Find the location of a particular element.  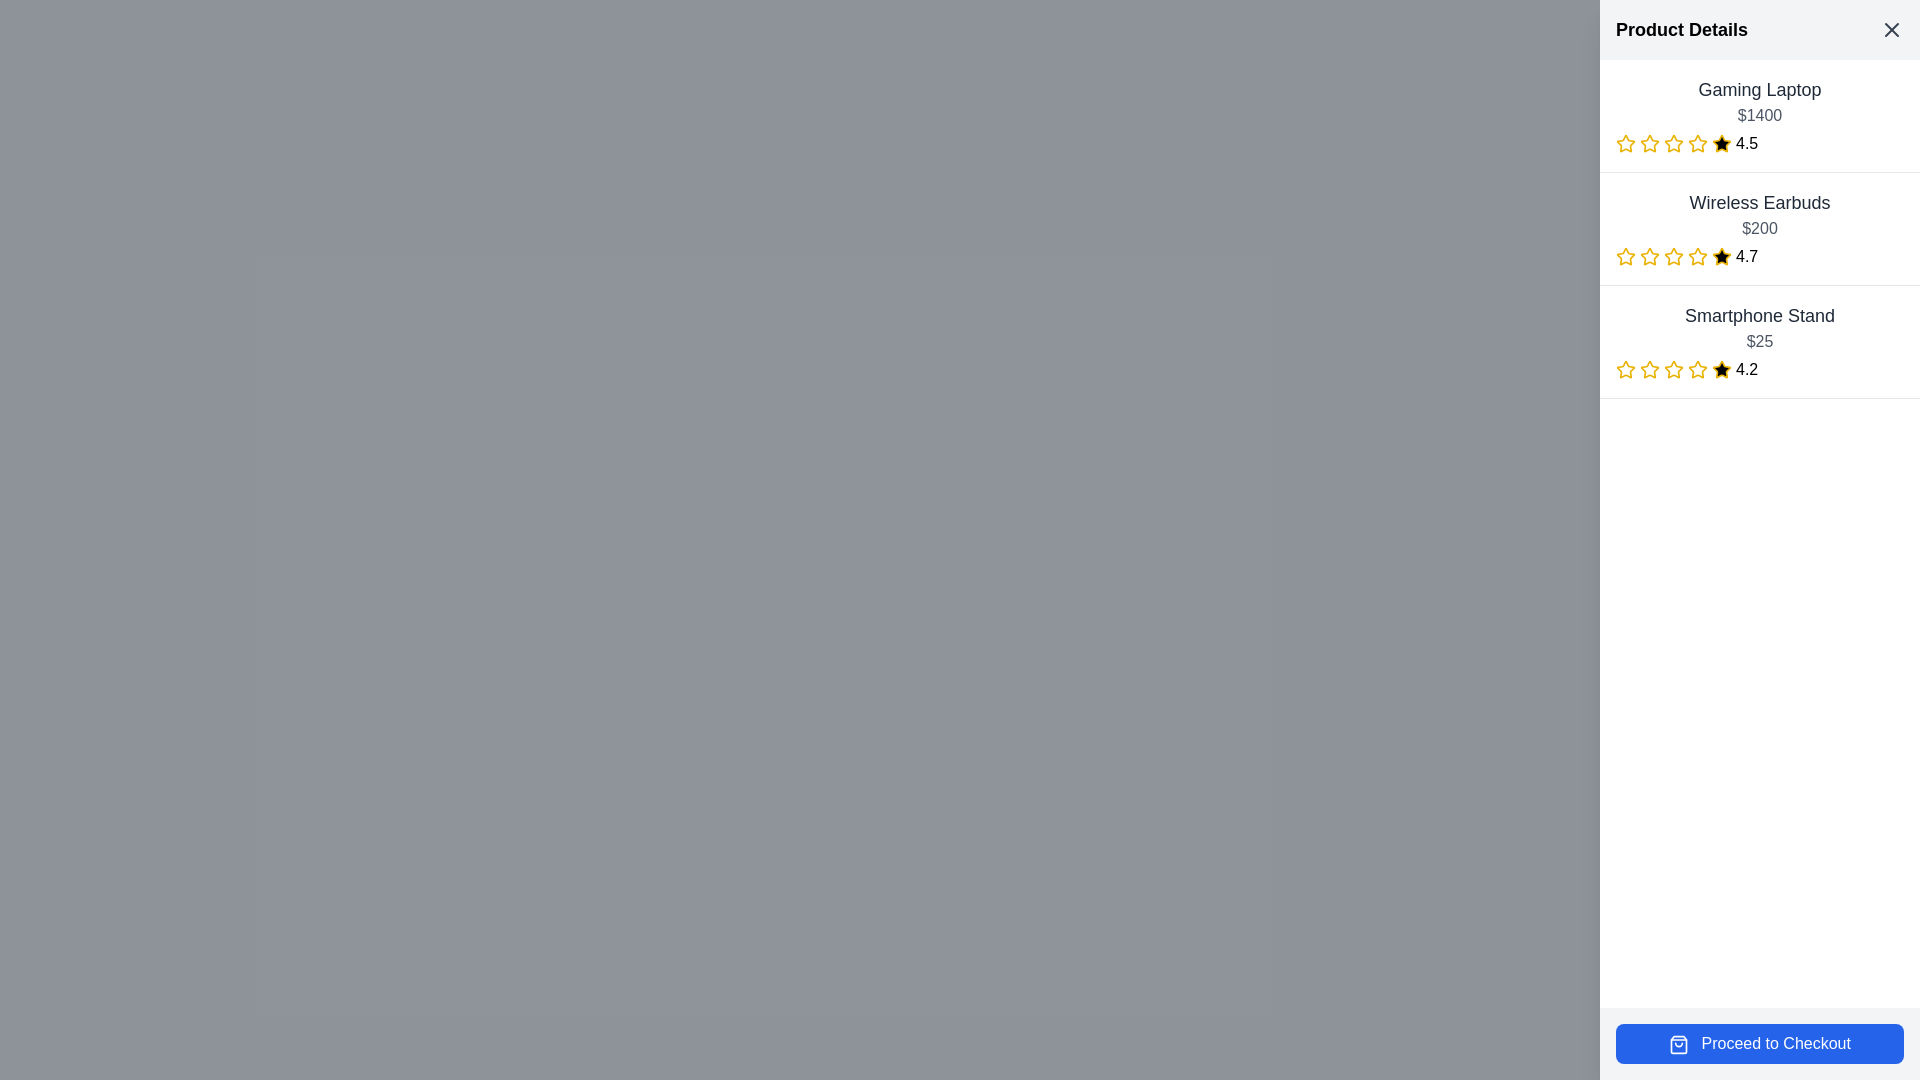

the third star icon in the ratings section for the 'Gaming Laptop' product, which represents a single step in the rating system is located at coordinates (1650, 142).